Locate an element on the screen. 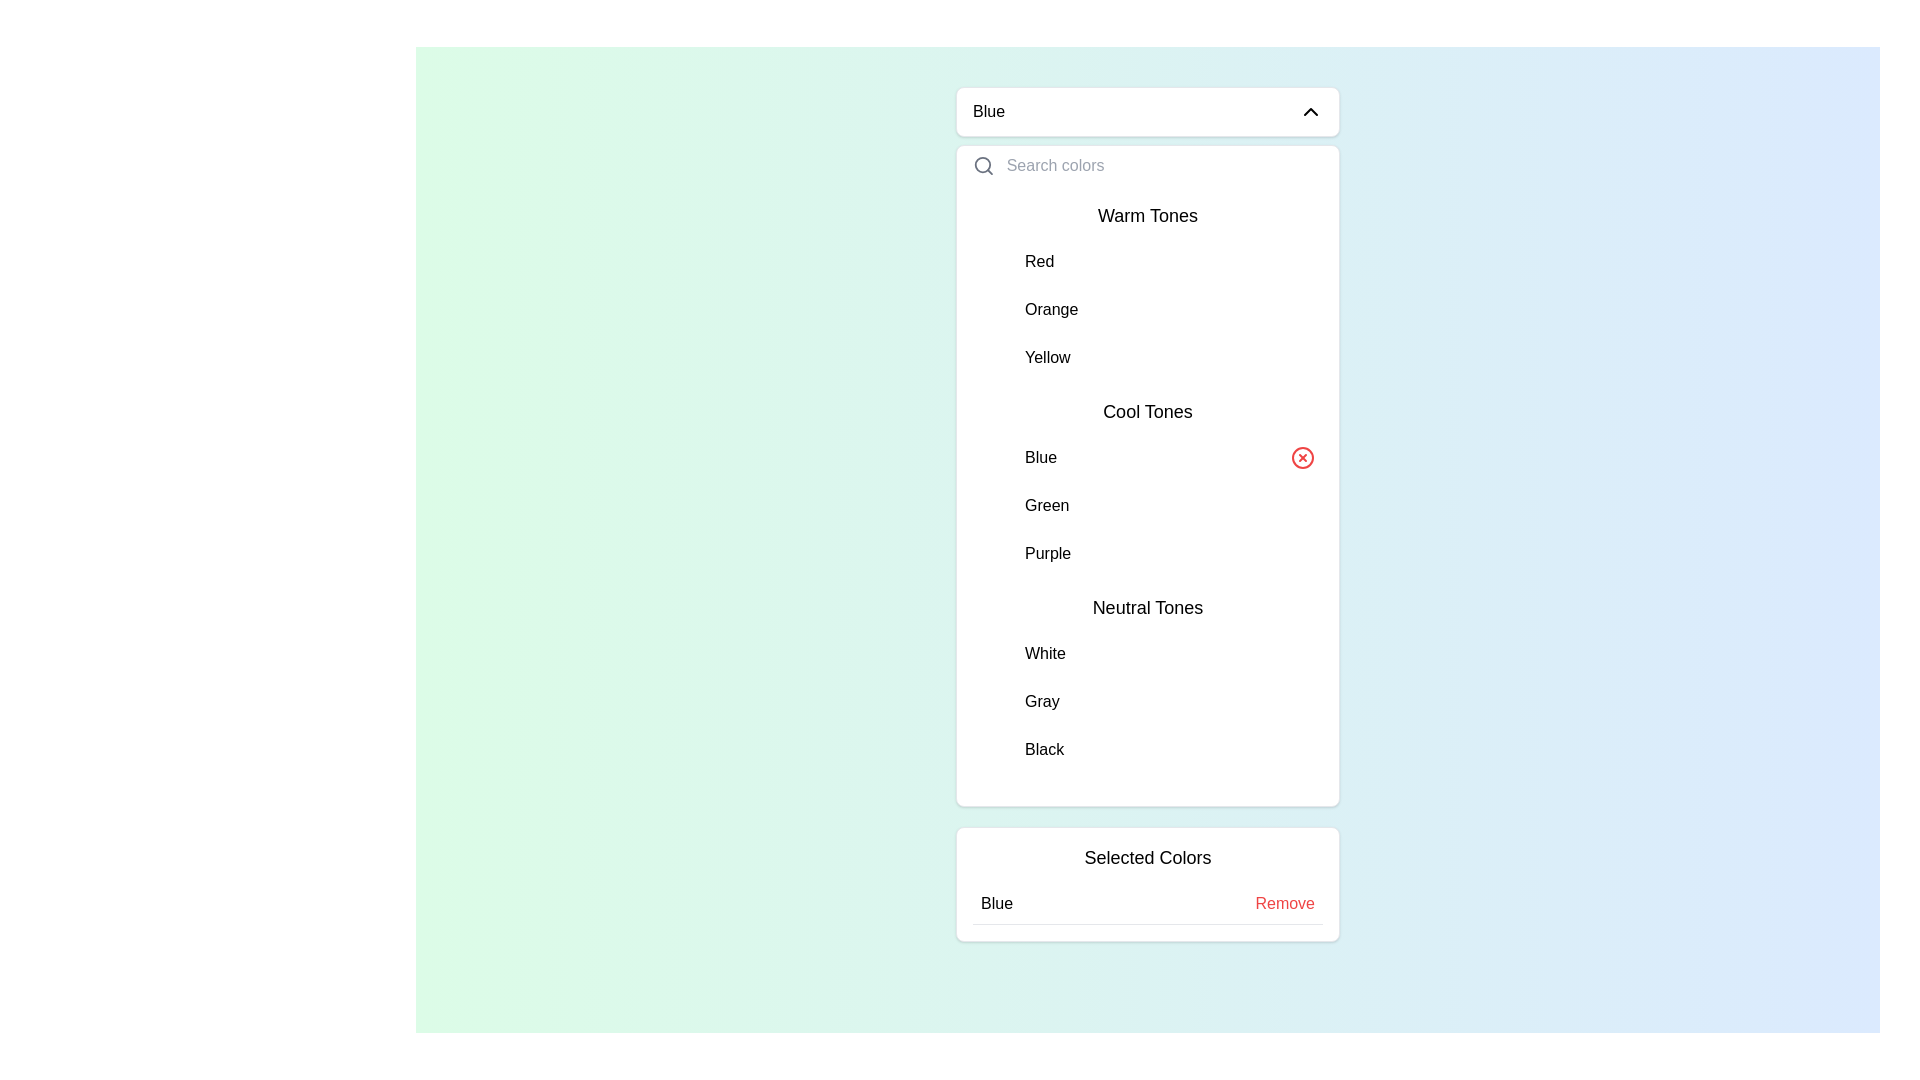 The width and height of the screenshot is (1920, 1080). the circular part of the magnifying glass icon located in the top-left corner of the dropdown interface, which represents search functionality is located at coordinates (982, 164).